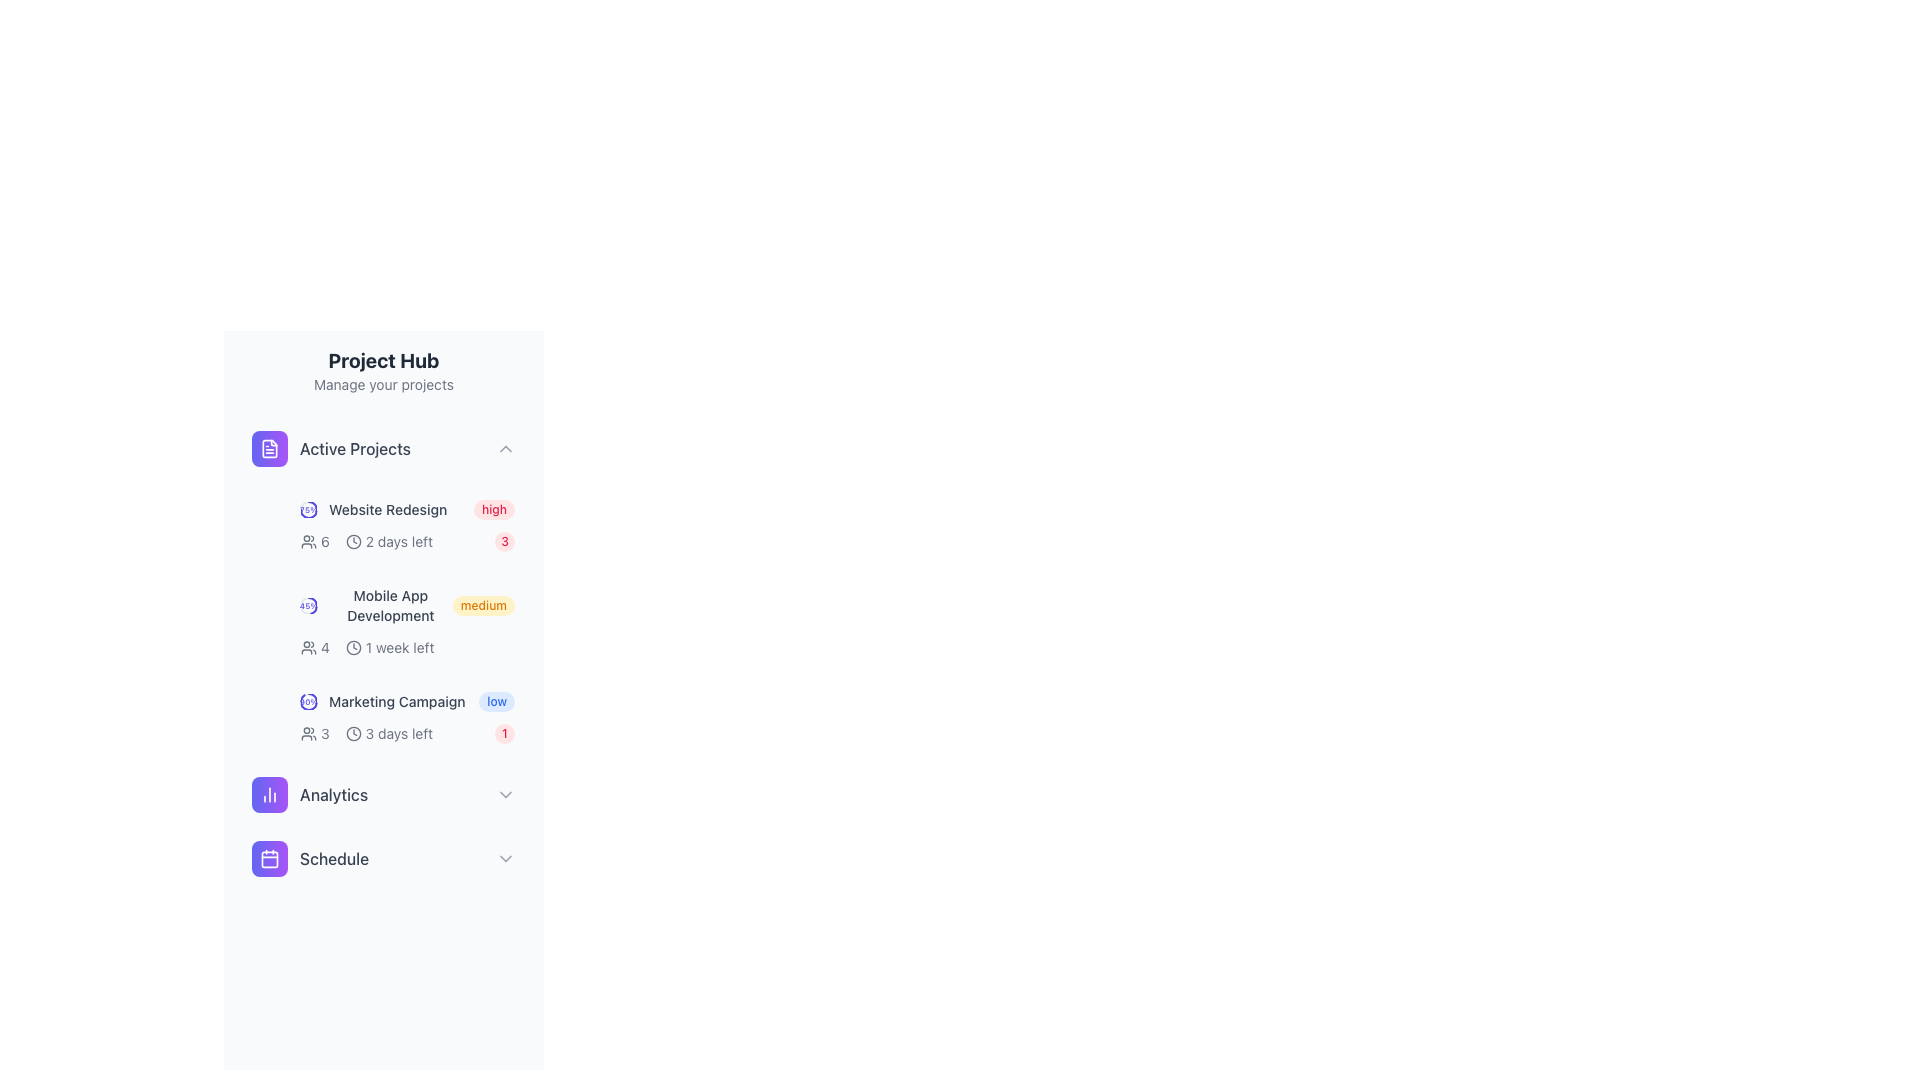  What do you see at coordinates (314, 648) in the screenshot?
I see `the label displaying the number of users associated with the 'Mobile App Development' project, located in the 'Active Projects' section, to the right of the user icon` at bounding box center [314, 648].